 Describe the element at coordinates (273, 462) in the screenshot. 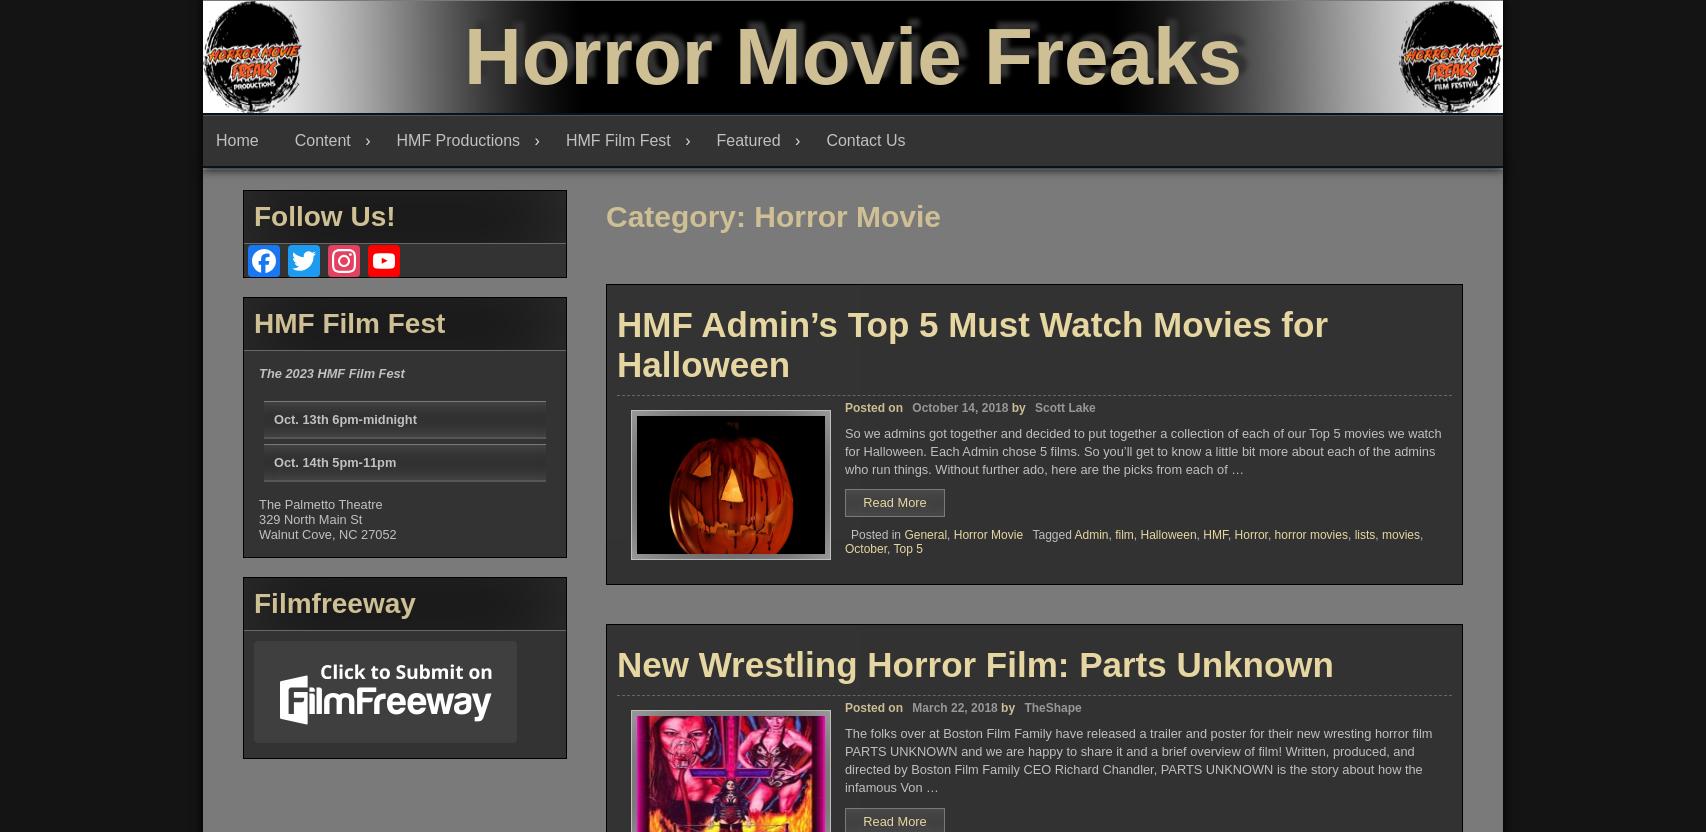

I see `'Oct. 14th 5pm-11pm'` at that location.